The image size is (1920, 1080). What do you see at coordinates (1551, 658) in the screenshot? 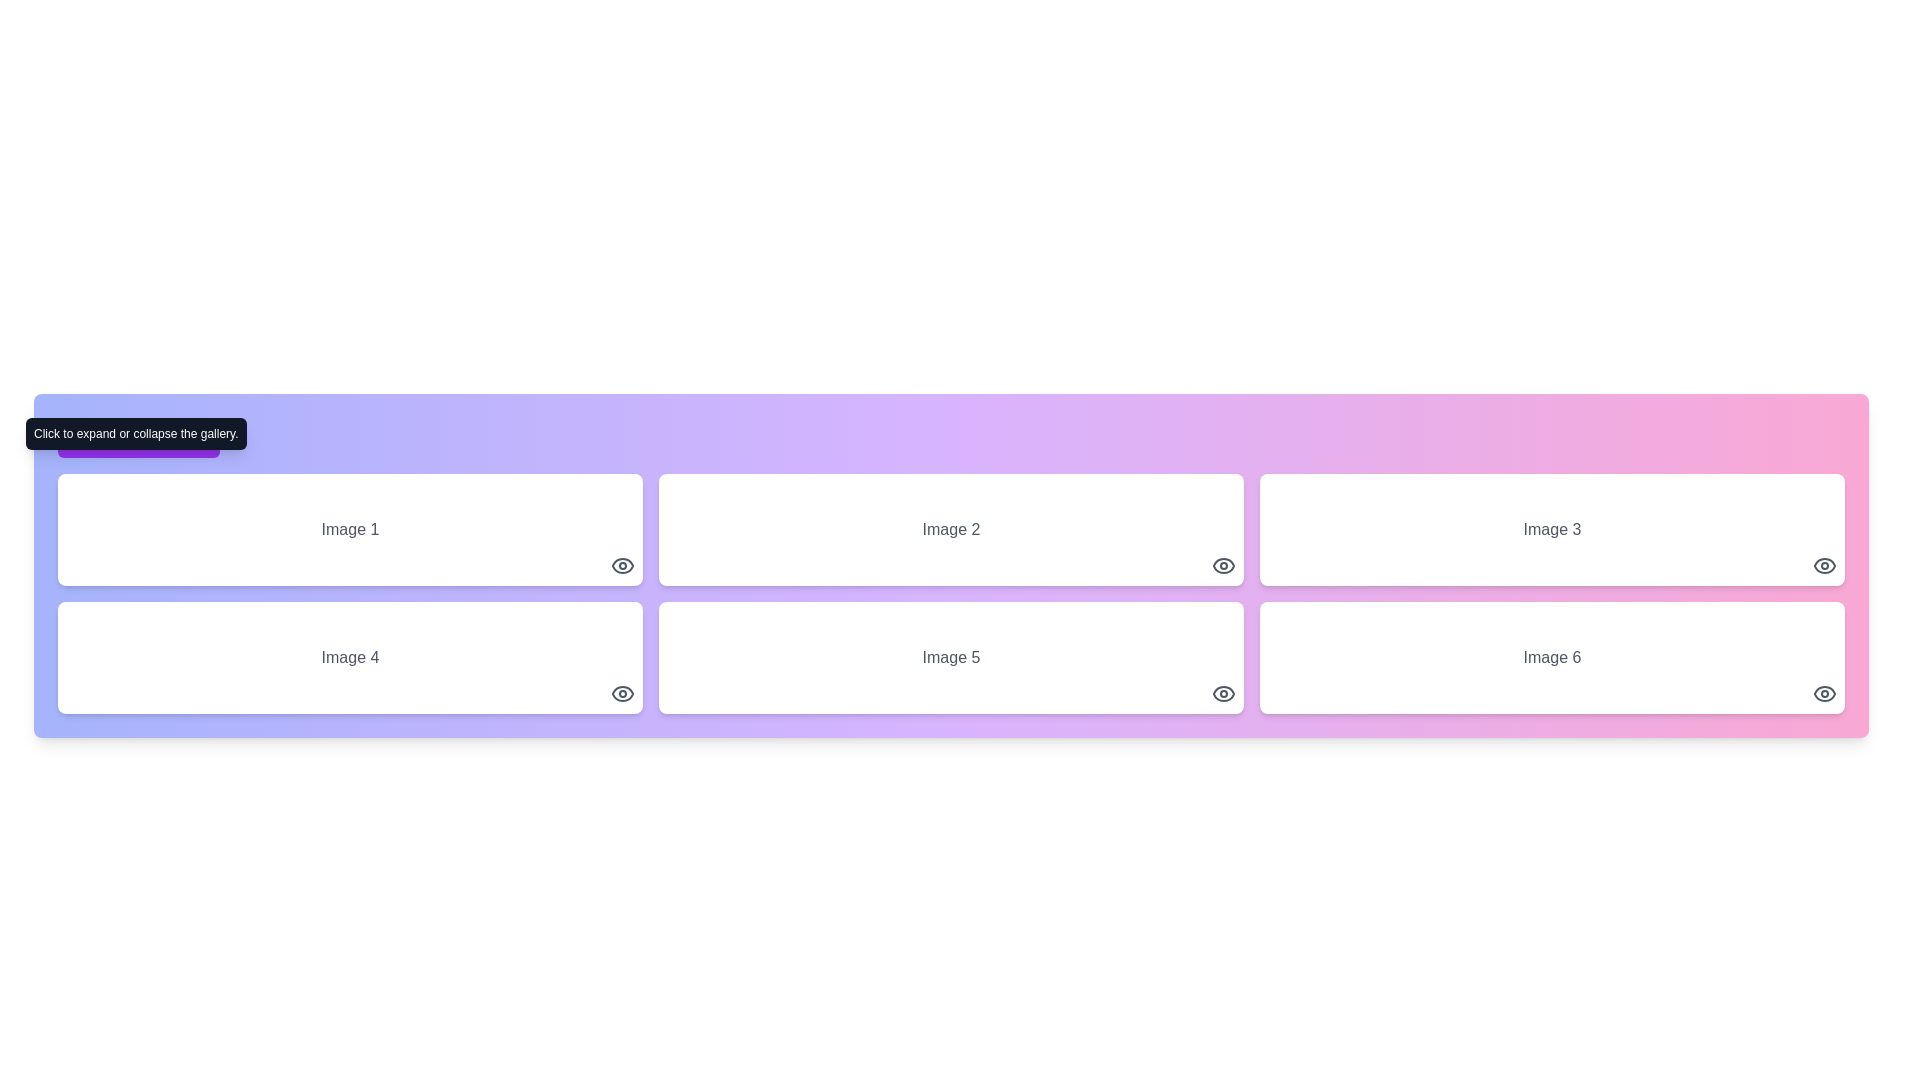
I see `the sixth Info card in the grid that showcases 'Image 6', located in the last column of the second row, set against a purple-to-pink gradient background` at bounding box center [1551, 658].